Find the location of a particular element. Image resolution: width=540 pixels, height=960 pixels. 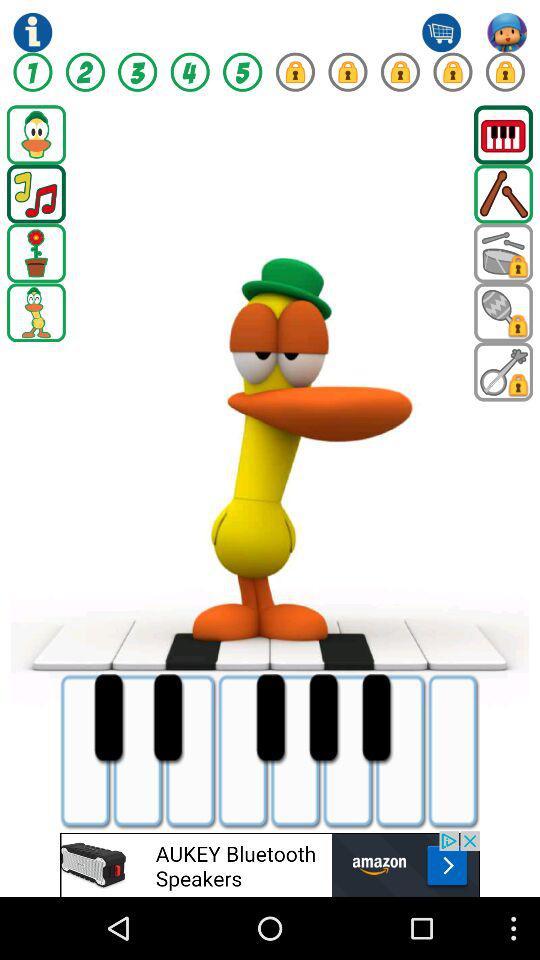

the facebook icon is located at coordinates (31, 77).